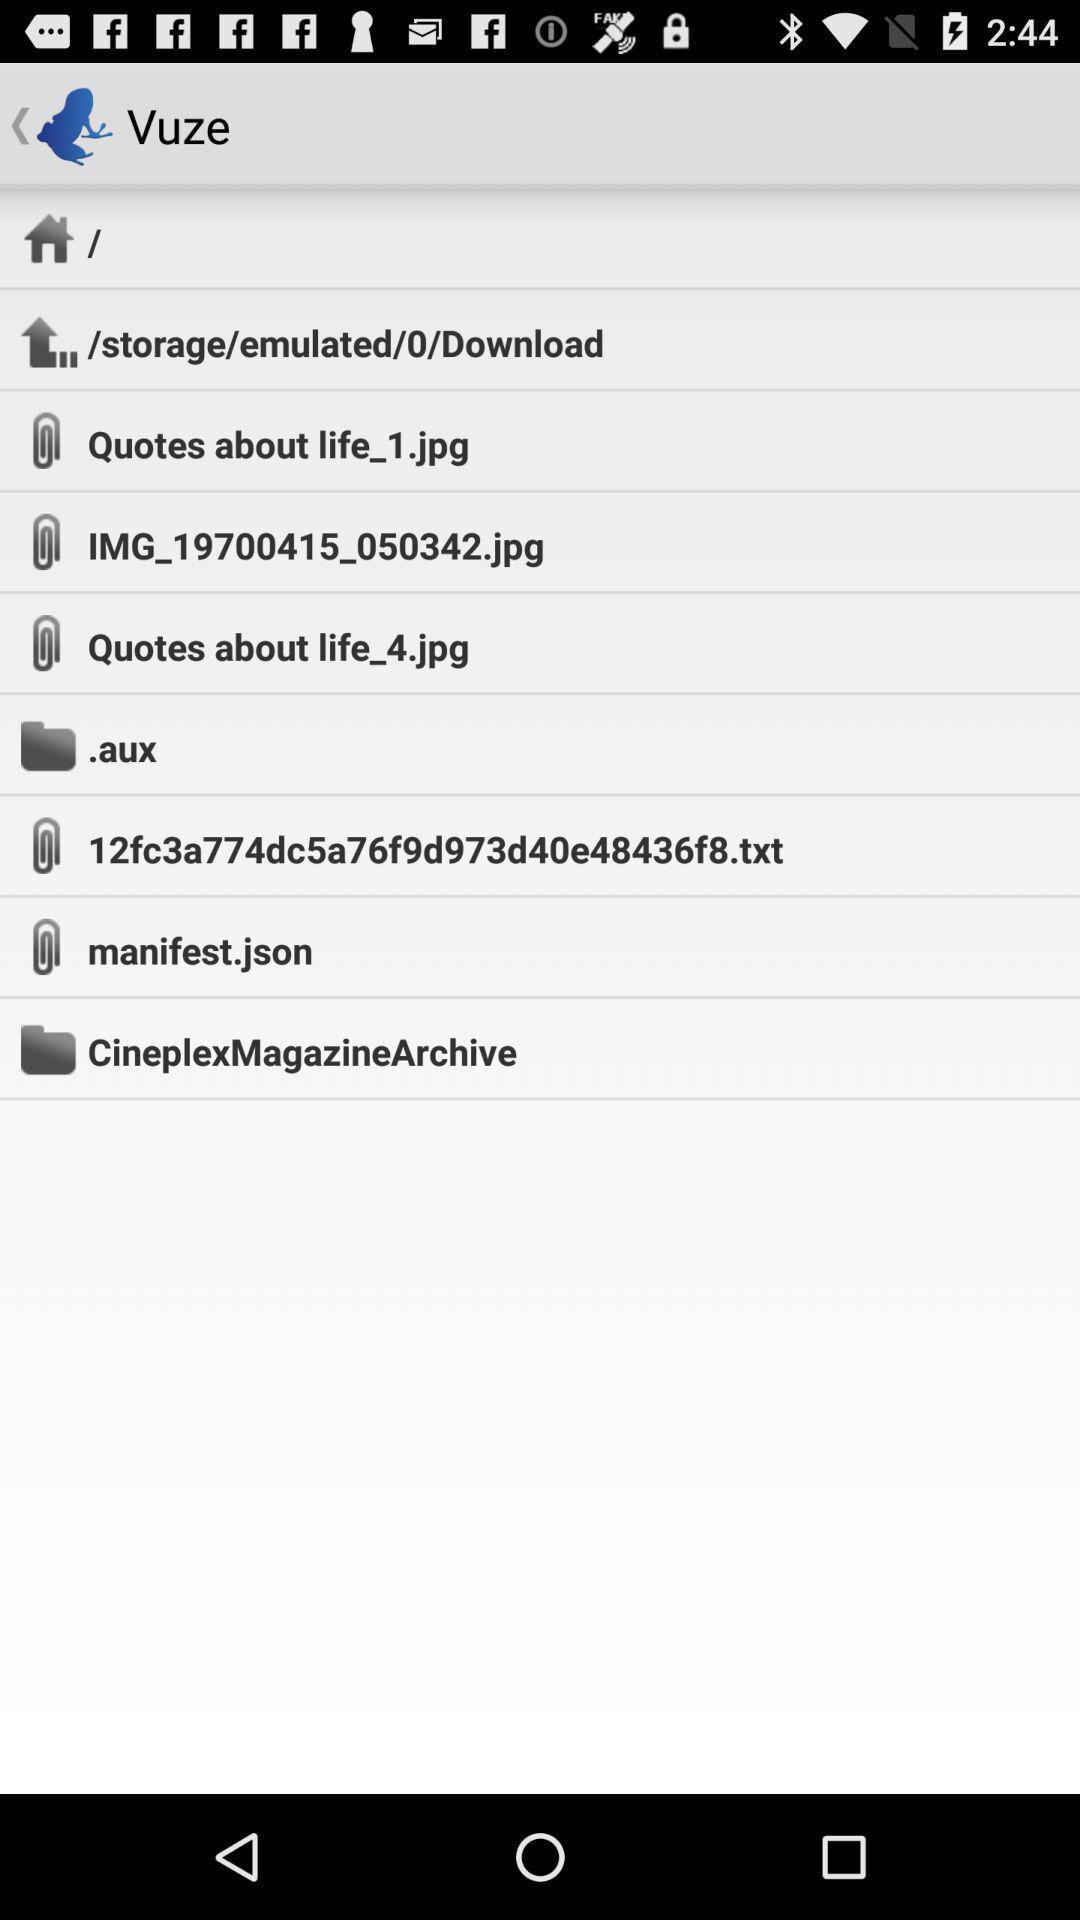 This screenshot has width=1080, height=1920. I want to click on cineplexmagazinearchive item, so click(302, 1050).